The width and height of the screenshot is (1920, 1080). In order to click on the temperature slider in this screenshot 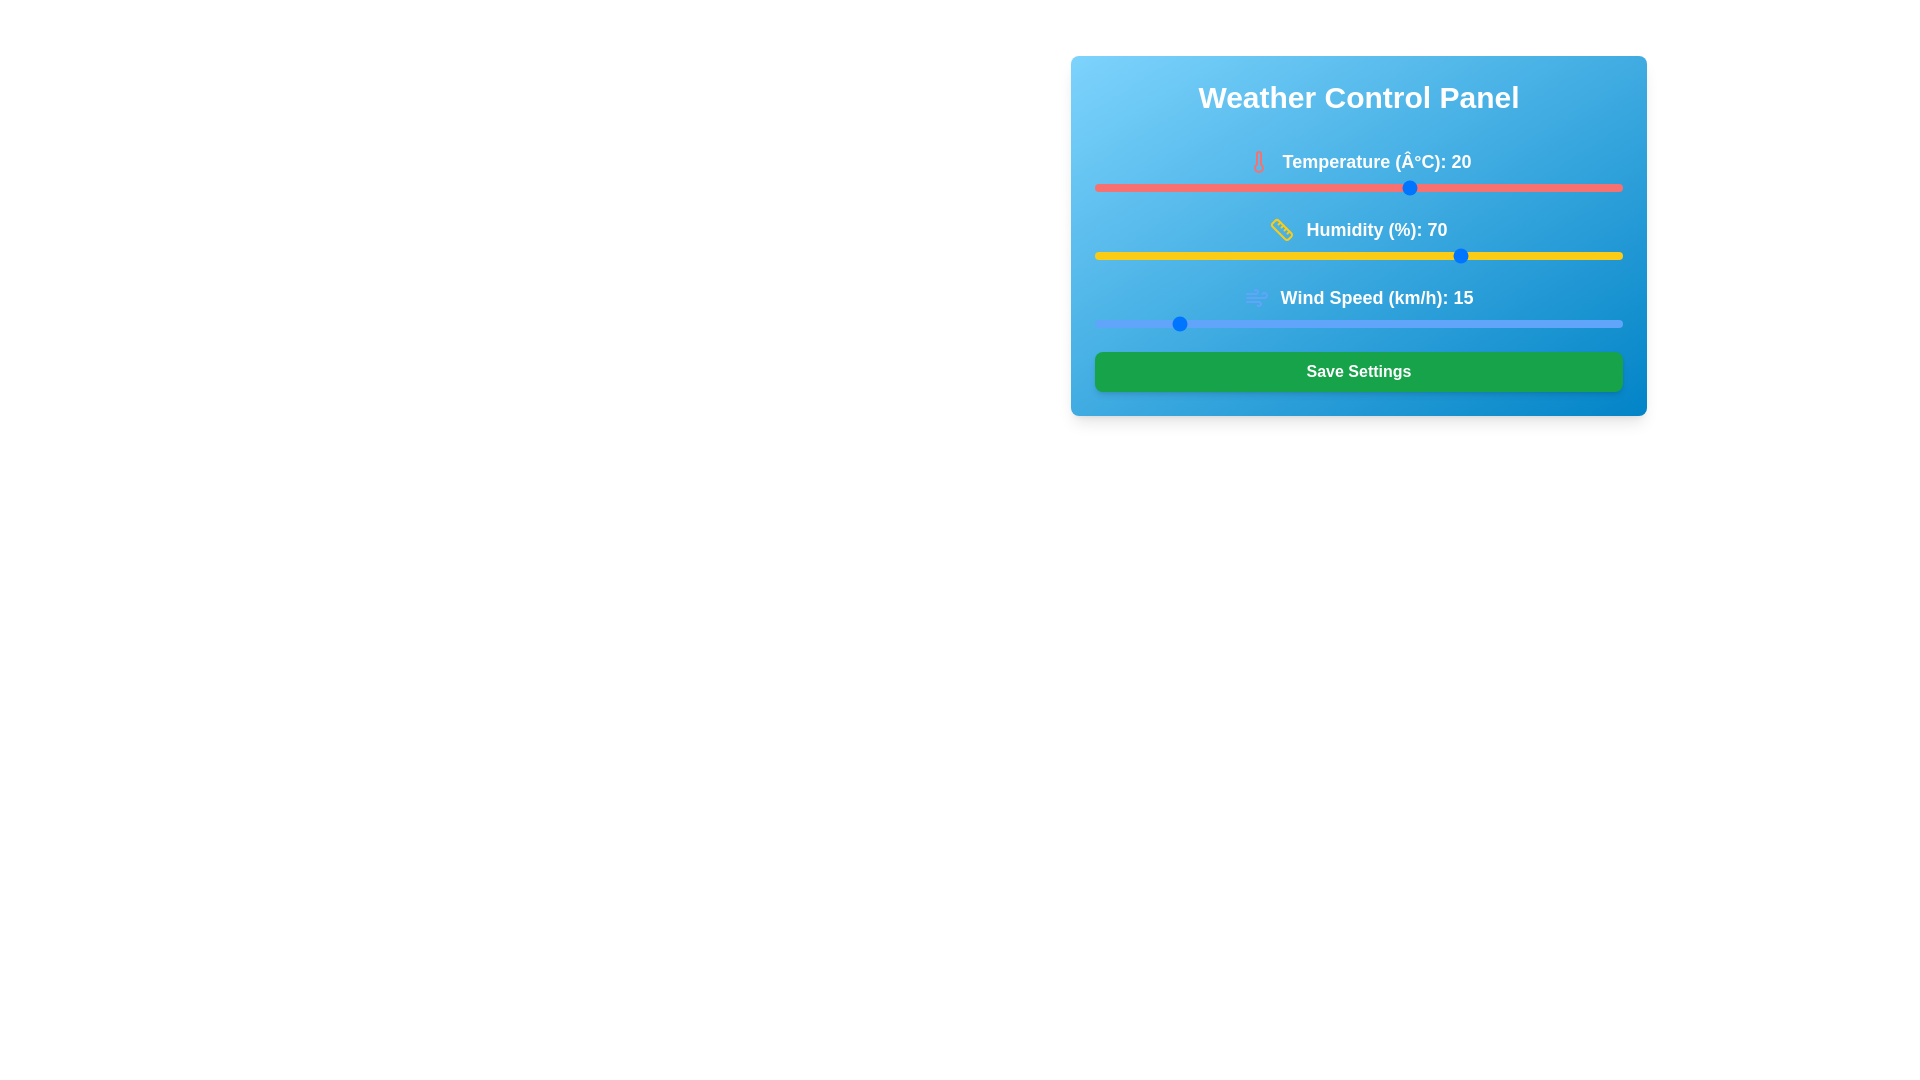, I will do `click(1200, 188)`.